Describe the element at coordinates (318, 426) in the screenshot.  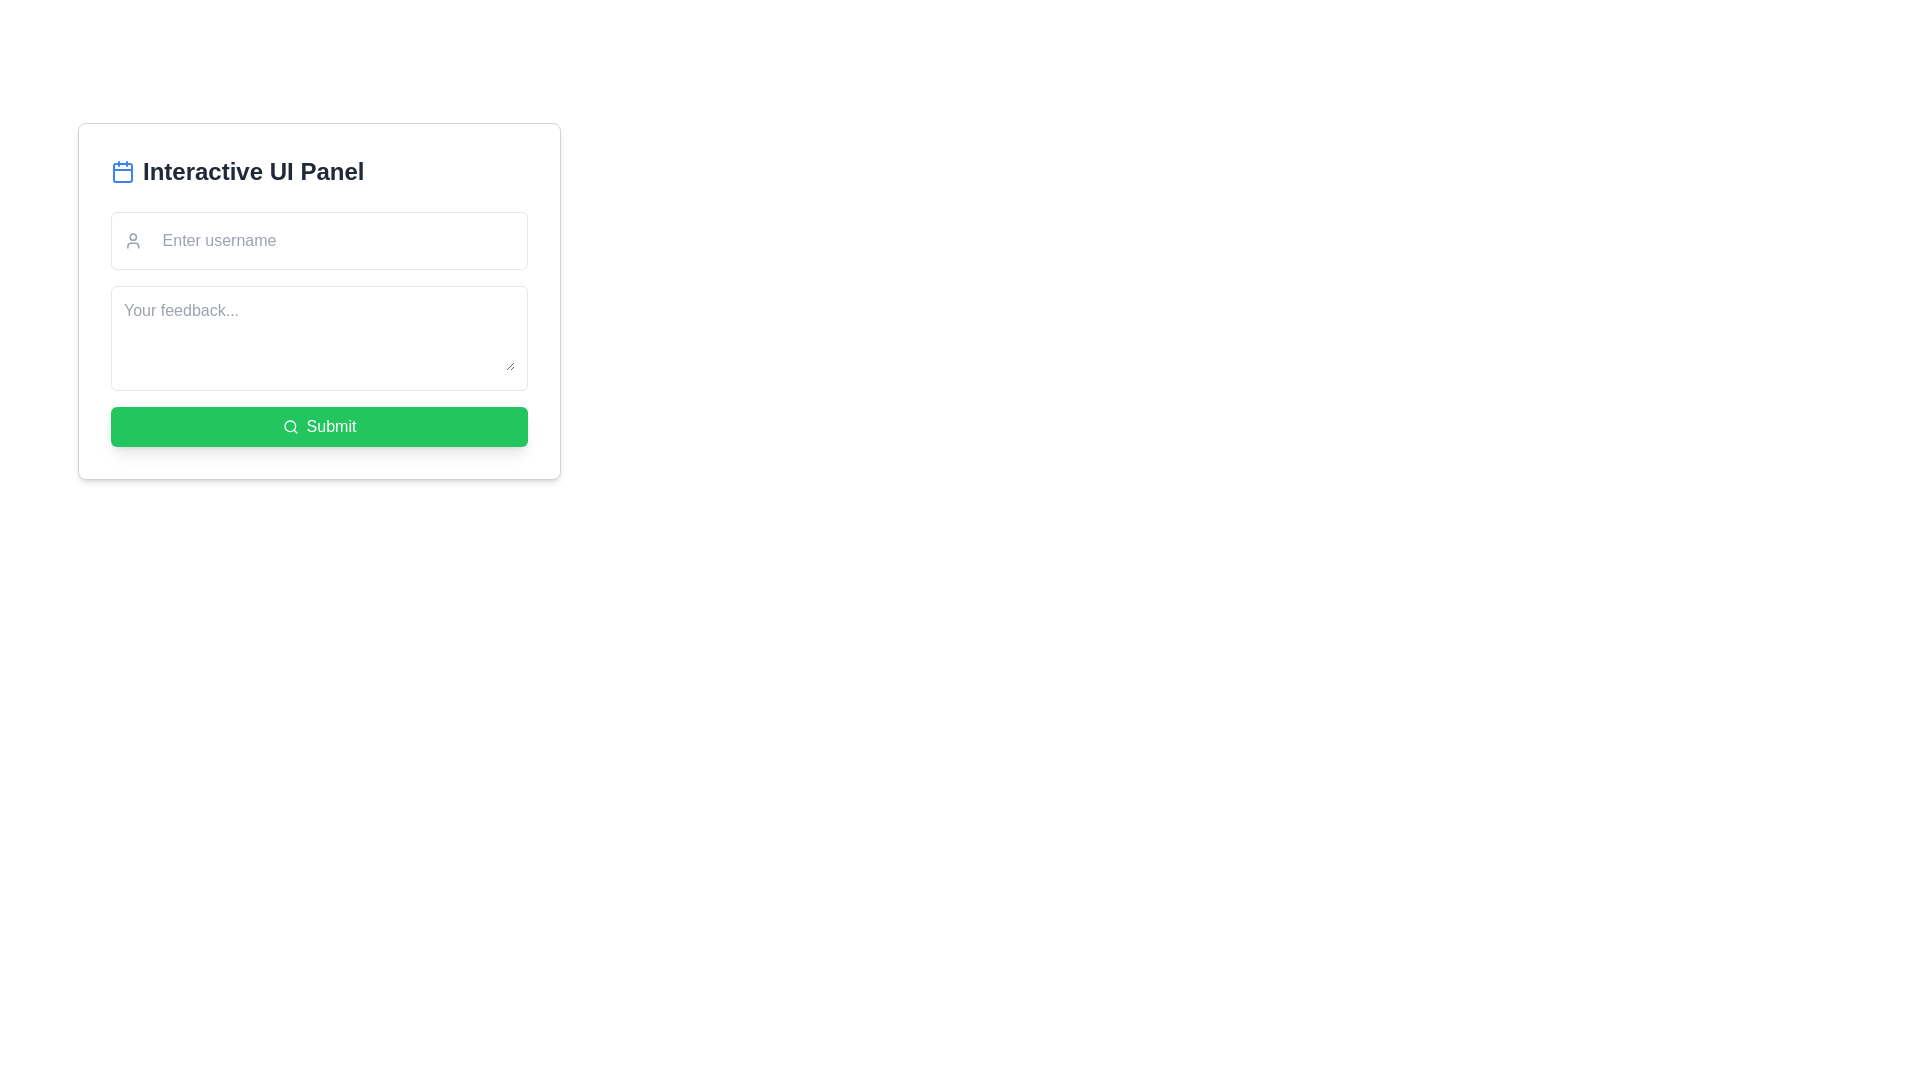
I see `the submit button positioned at the bottom of the panel to observe the hover effect` at that location.